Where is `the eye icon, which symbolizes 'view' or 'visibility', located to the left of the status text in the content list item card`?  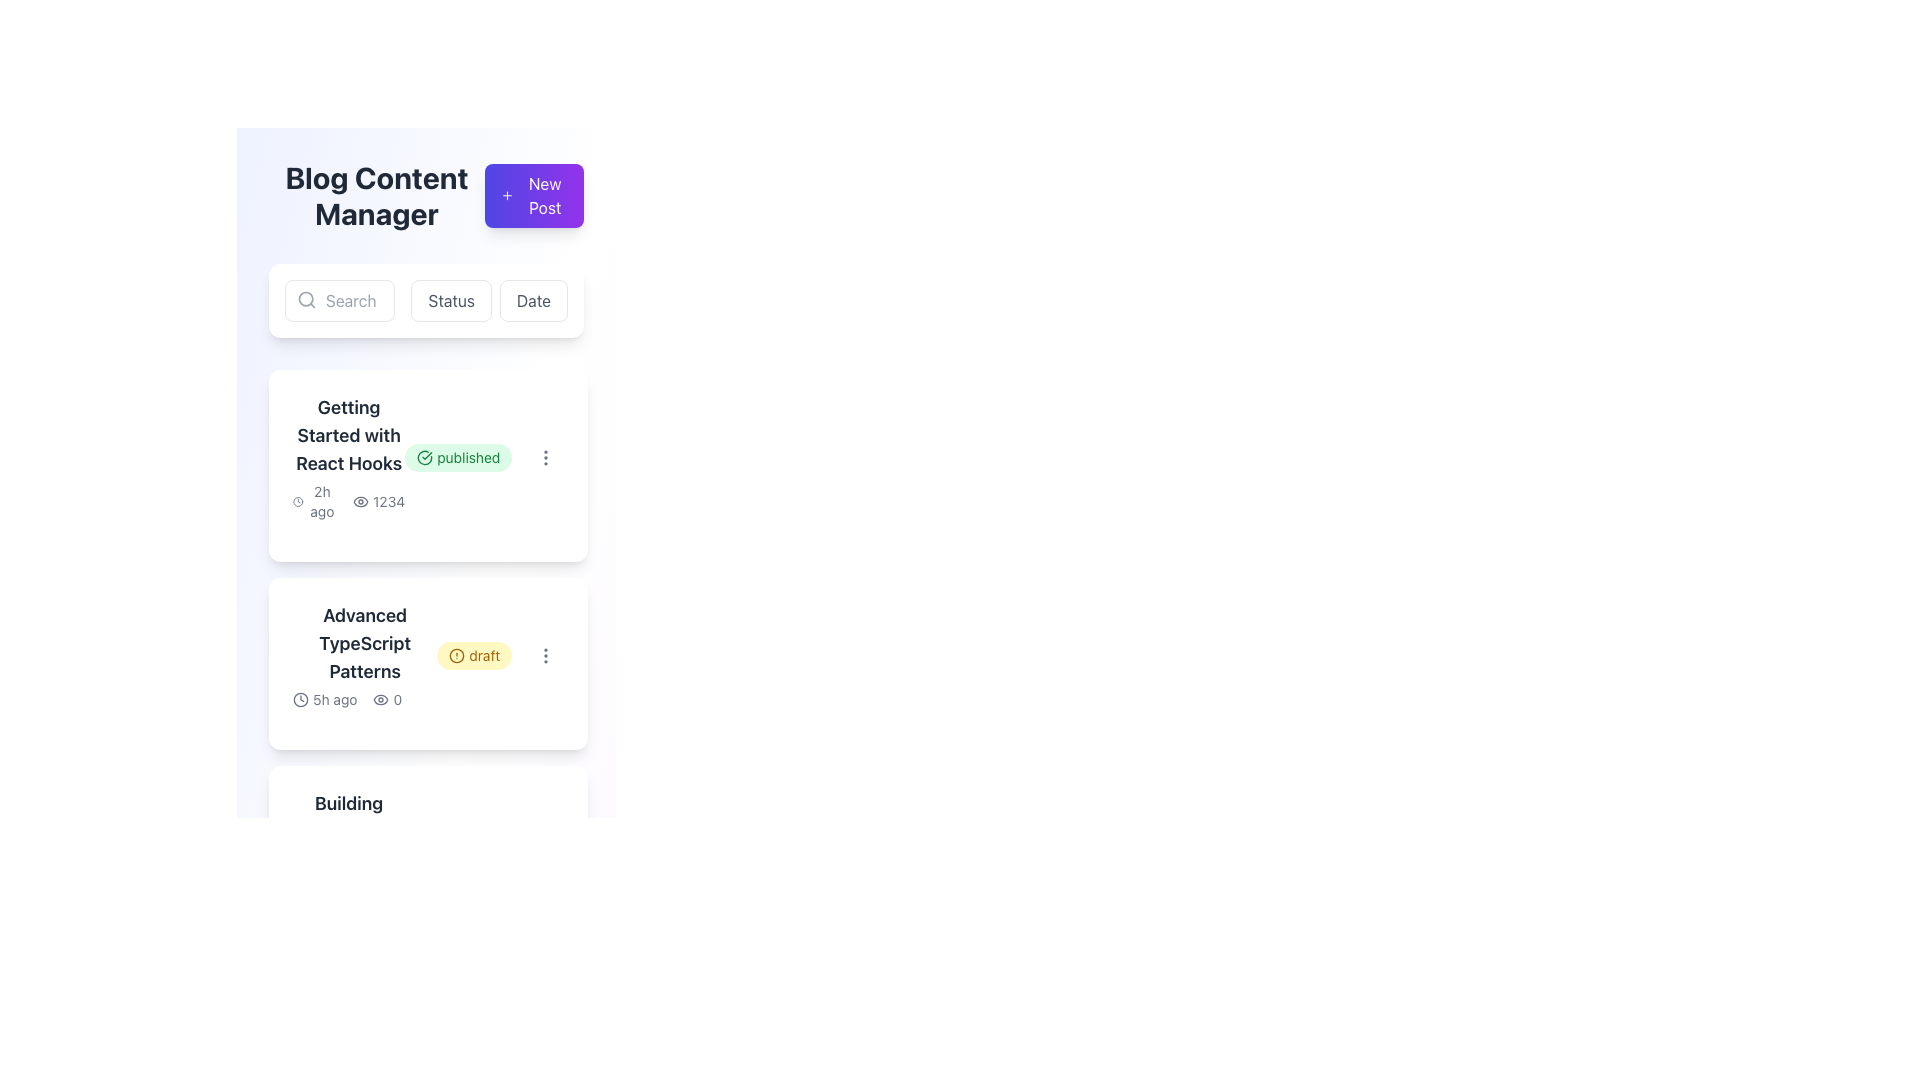 the eye icon, which symbolizes 'view' or 'visibility', located to the left of the status text in the content list item card is located at coordinates (381, 698).